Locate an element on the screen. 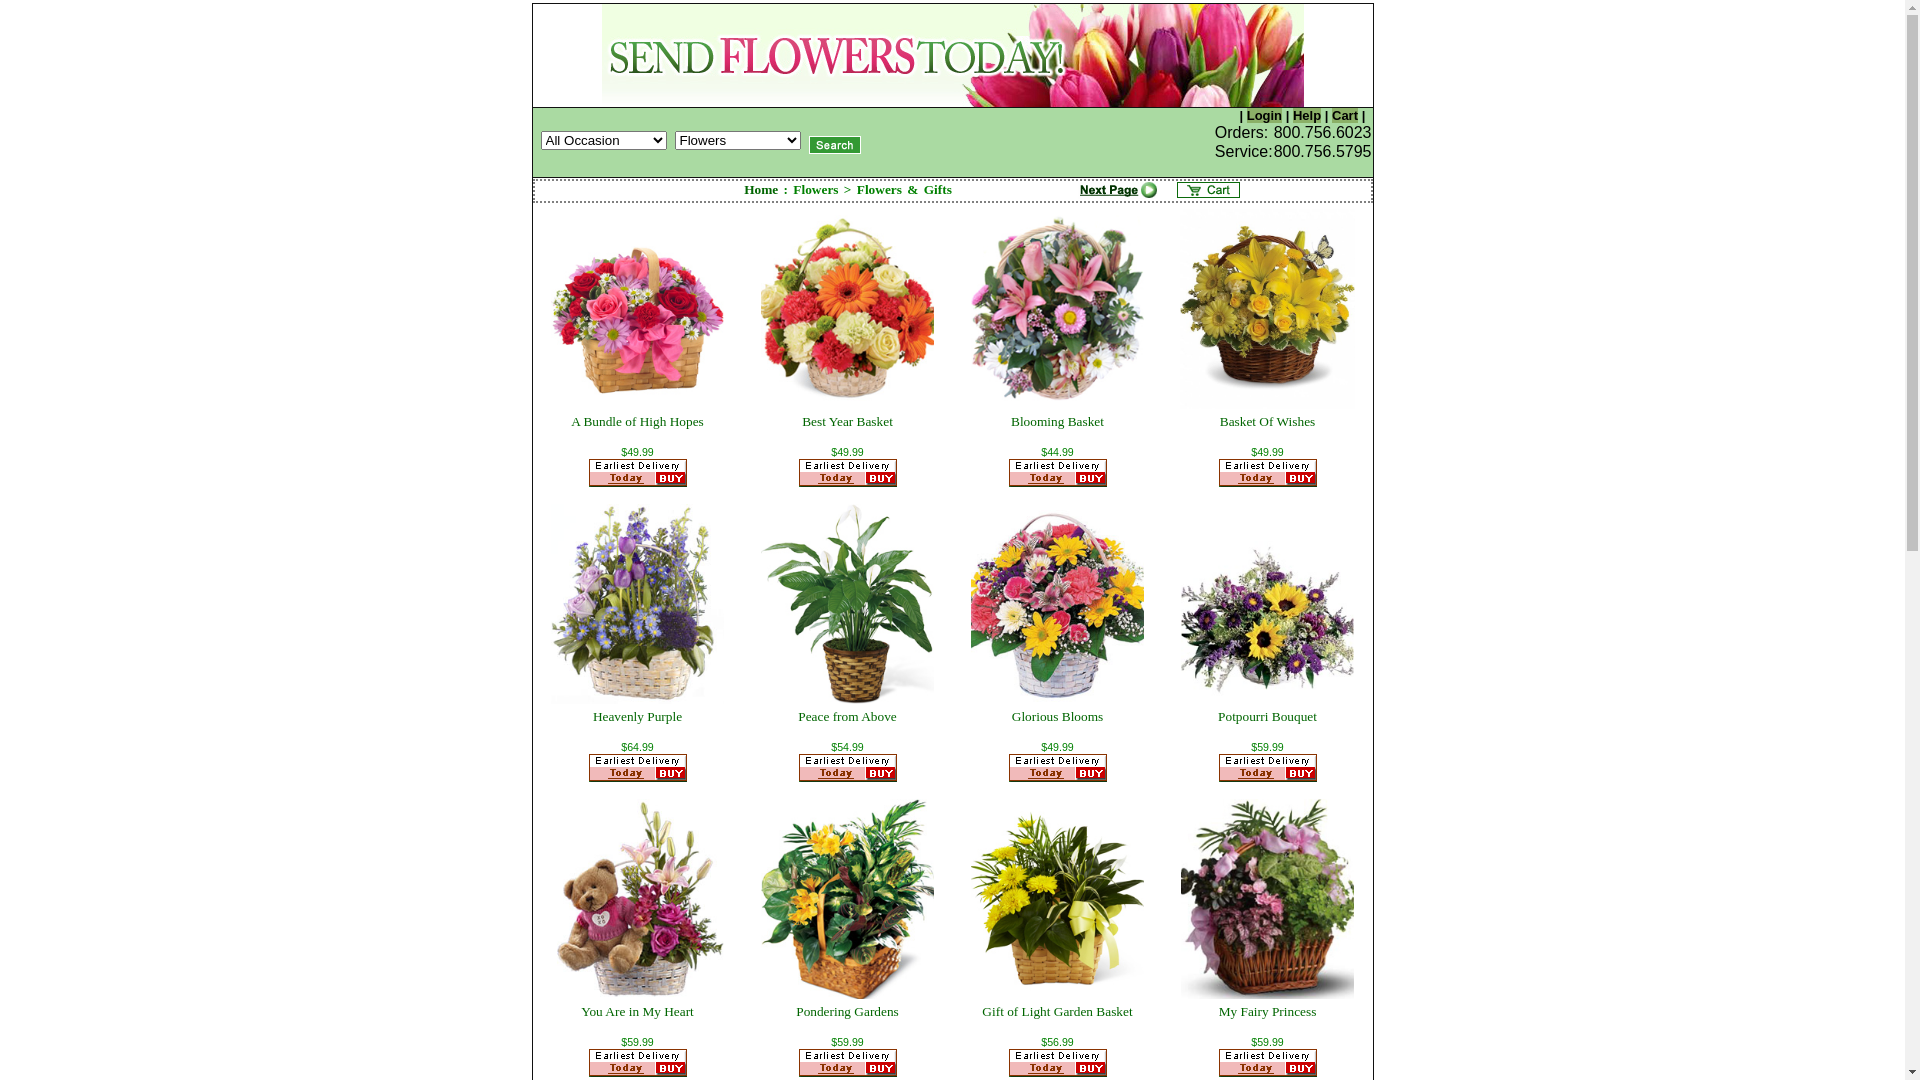  'Help' is located at coordinates (1306, 115).